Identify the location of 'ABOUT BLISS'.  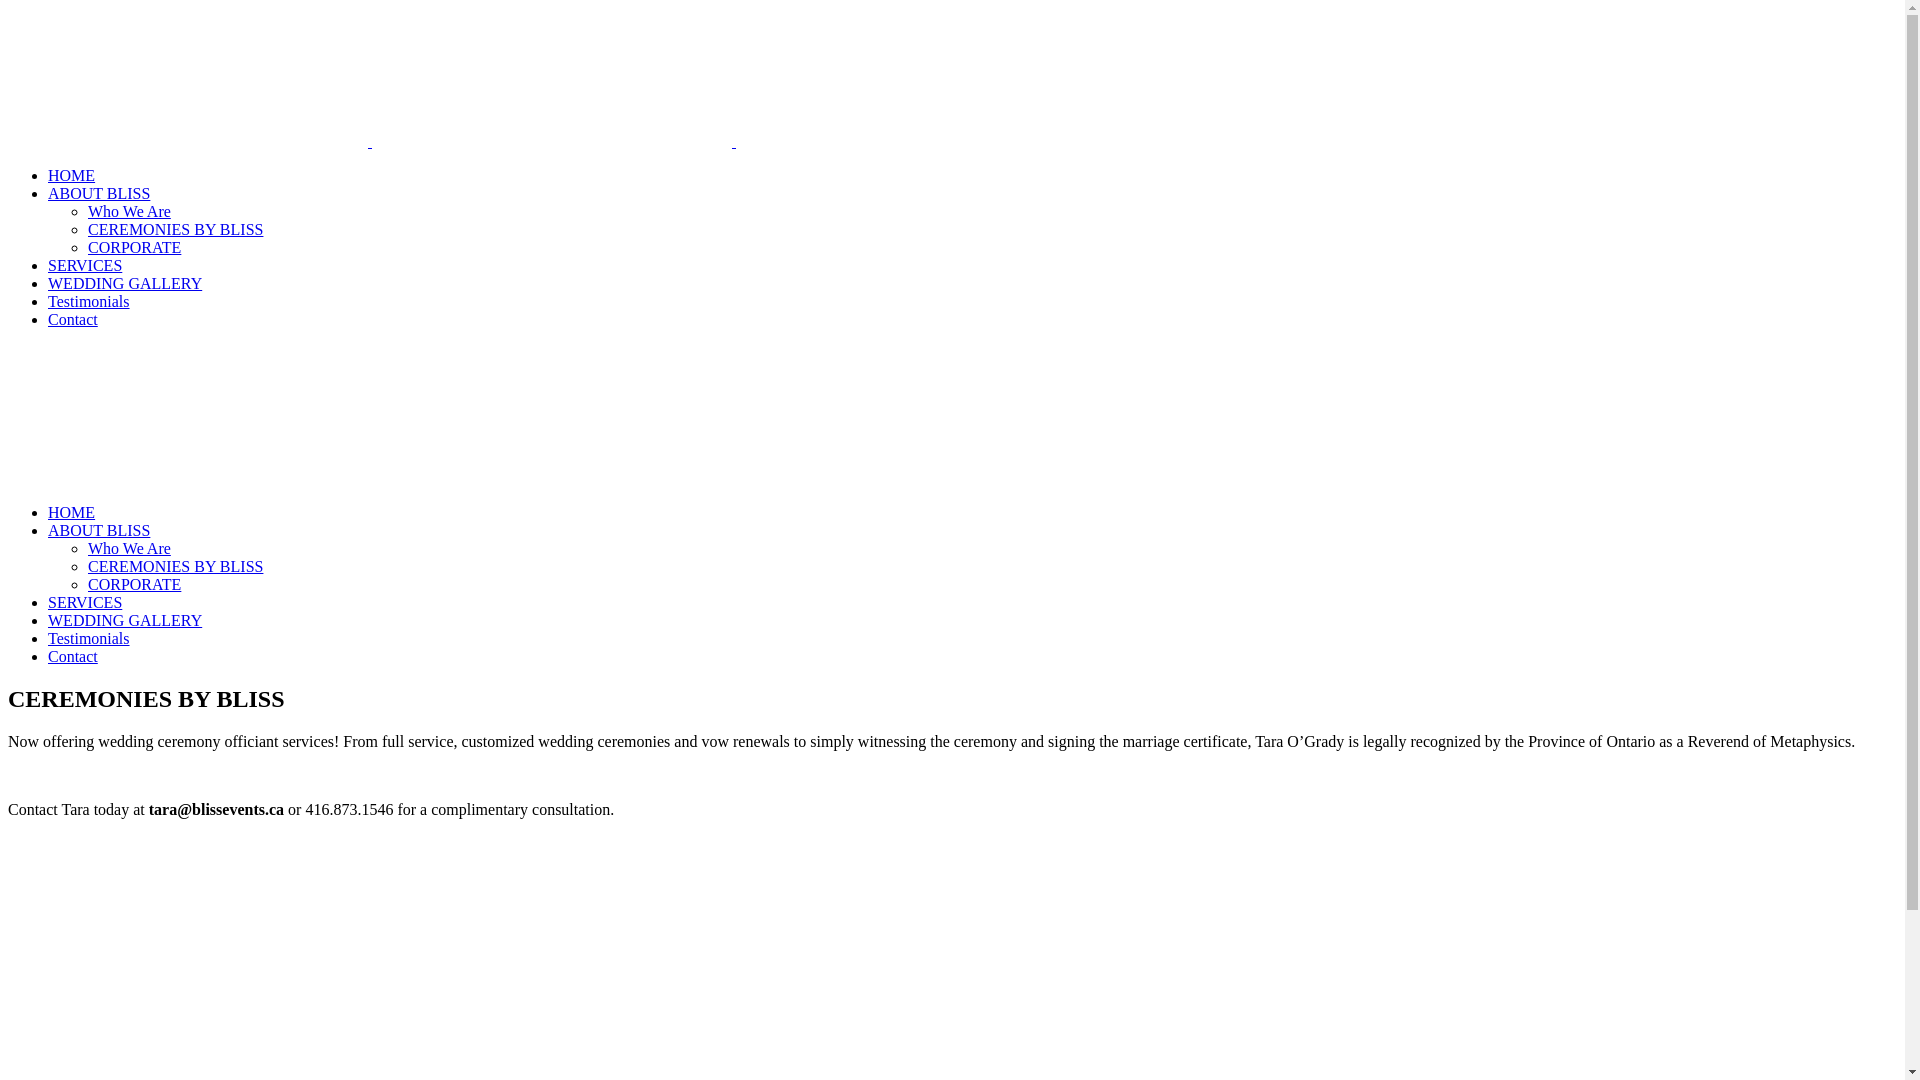
(48, 529).